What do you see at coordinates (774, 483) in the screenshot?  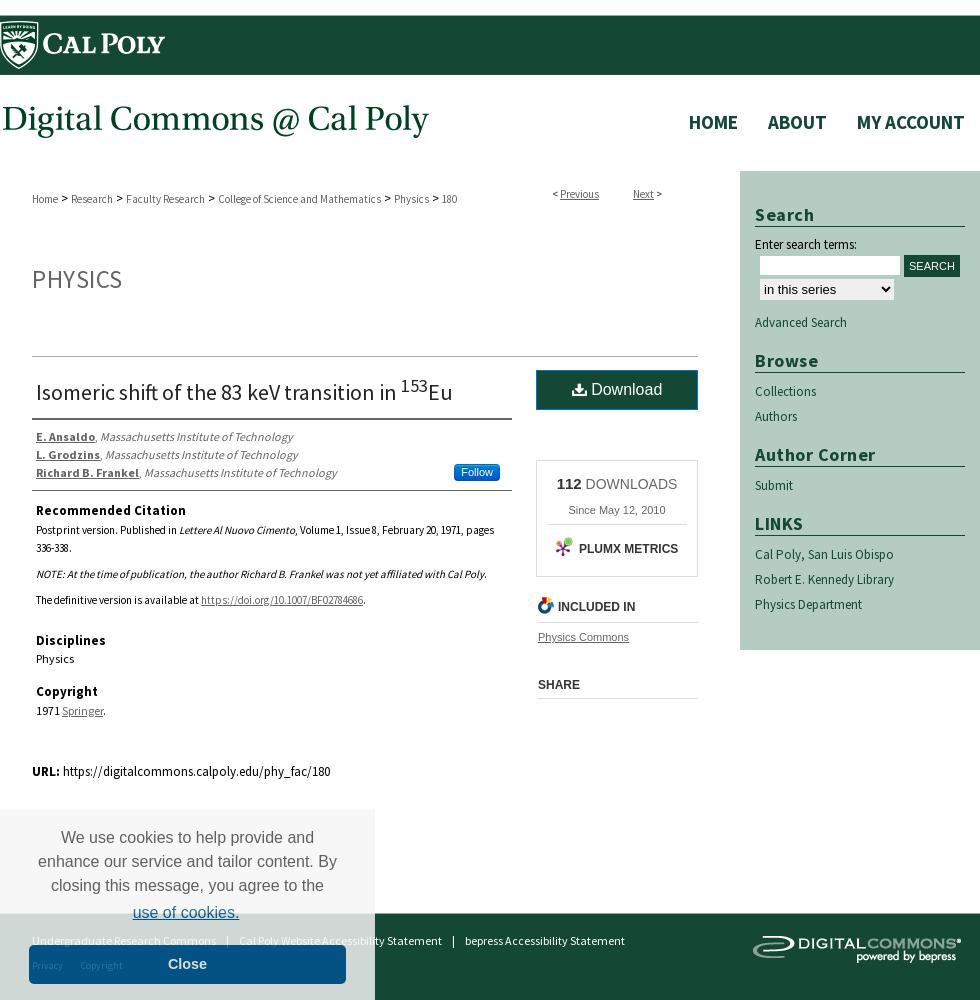 I see `'Submit'` at bounding box center [774, 483].